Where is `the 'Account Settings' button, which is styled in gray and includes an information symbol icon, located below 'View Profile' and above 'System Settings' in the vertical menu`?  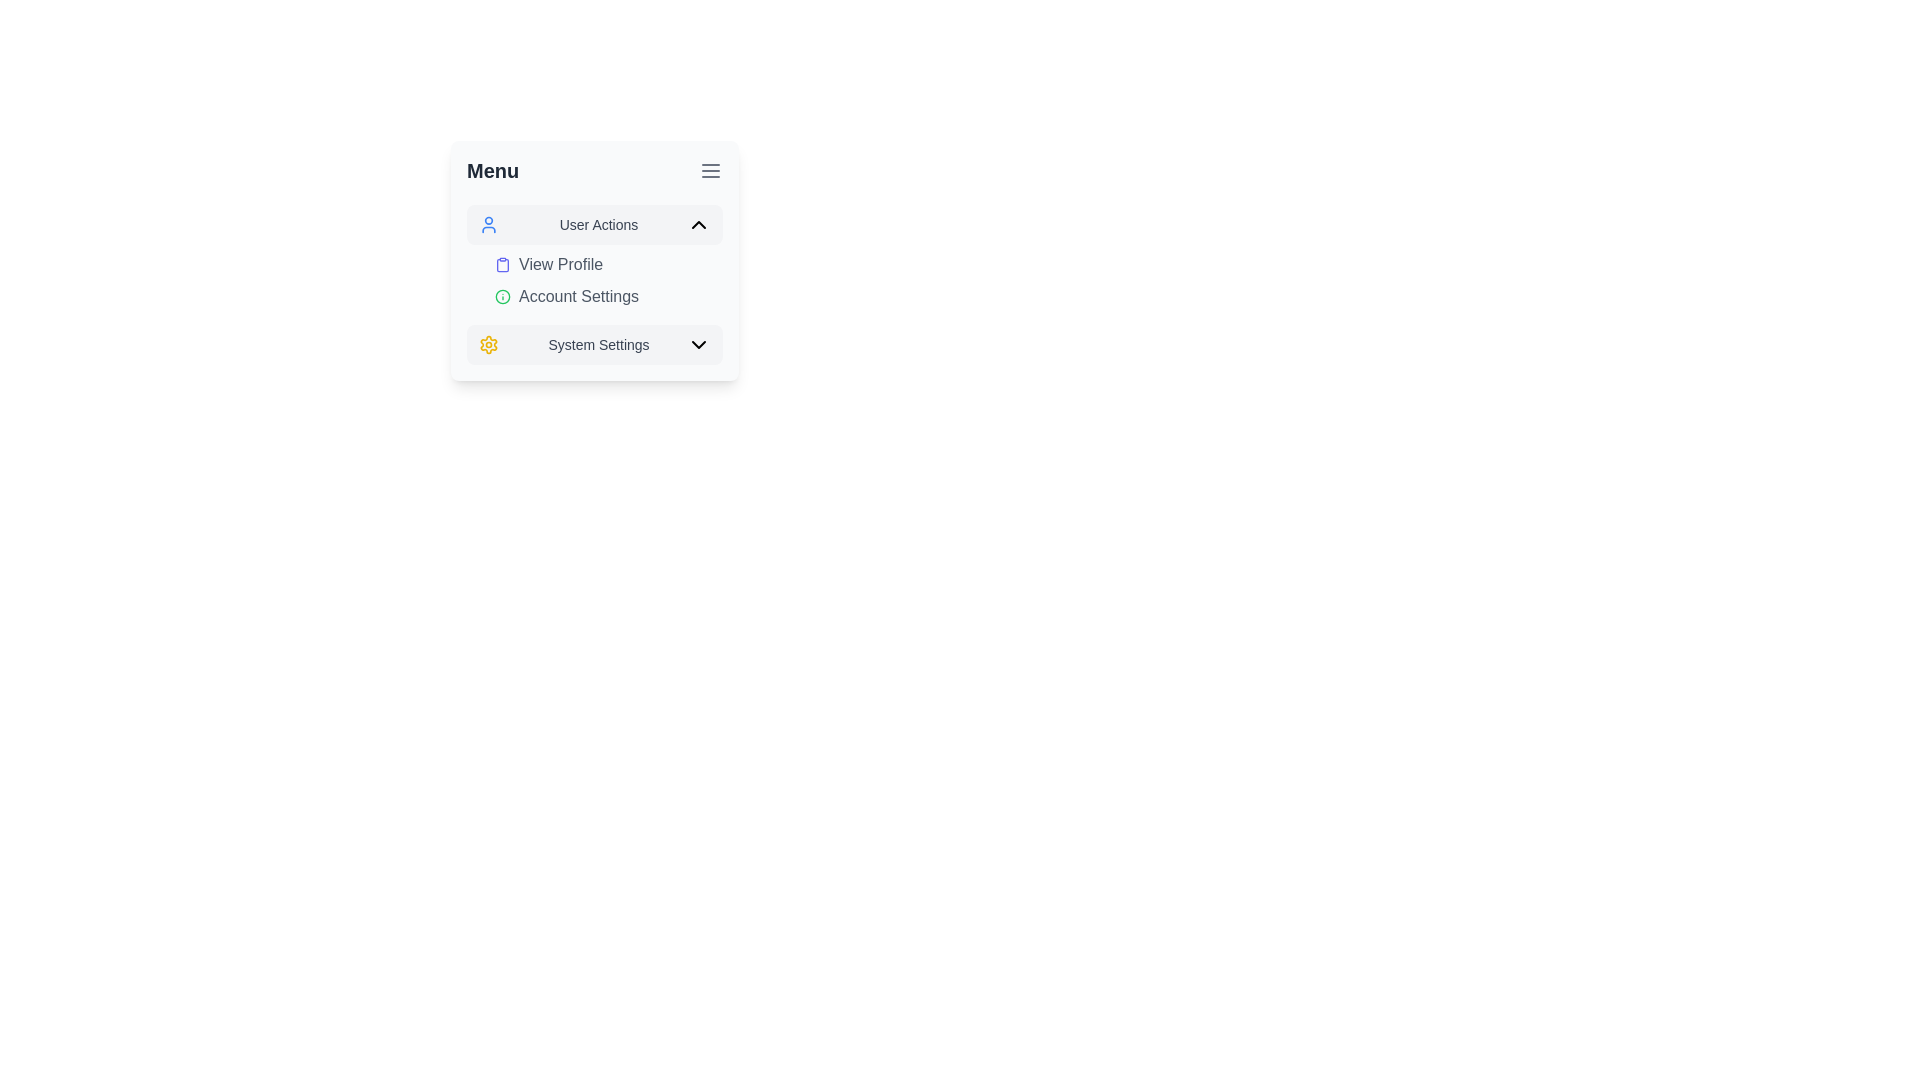
the 'Account Settings' button, which is styled in gray and includes an information symbol icon, located below 'View Profile' and above 'System Settings' in the vertical menu is located at coordinates (608, 297).